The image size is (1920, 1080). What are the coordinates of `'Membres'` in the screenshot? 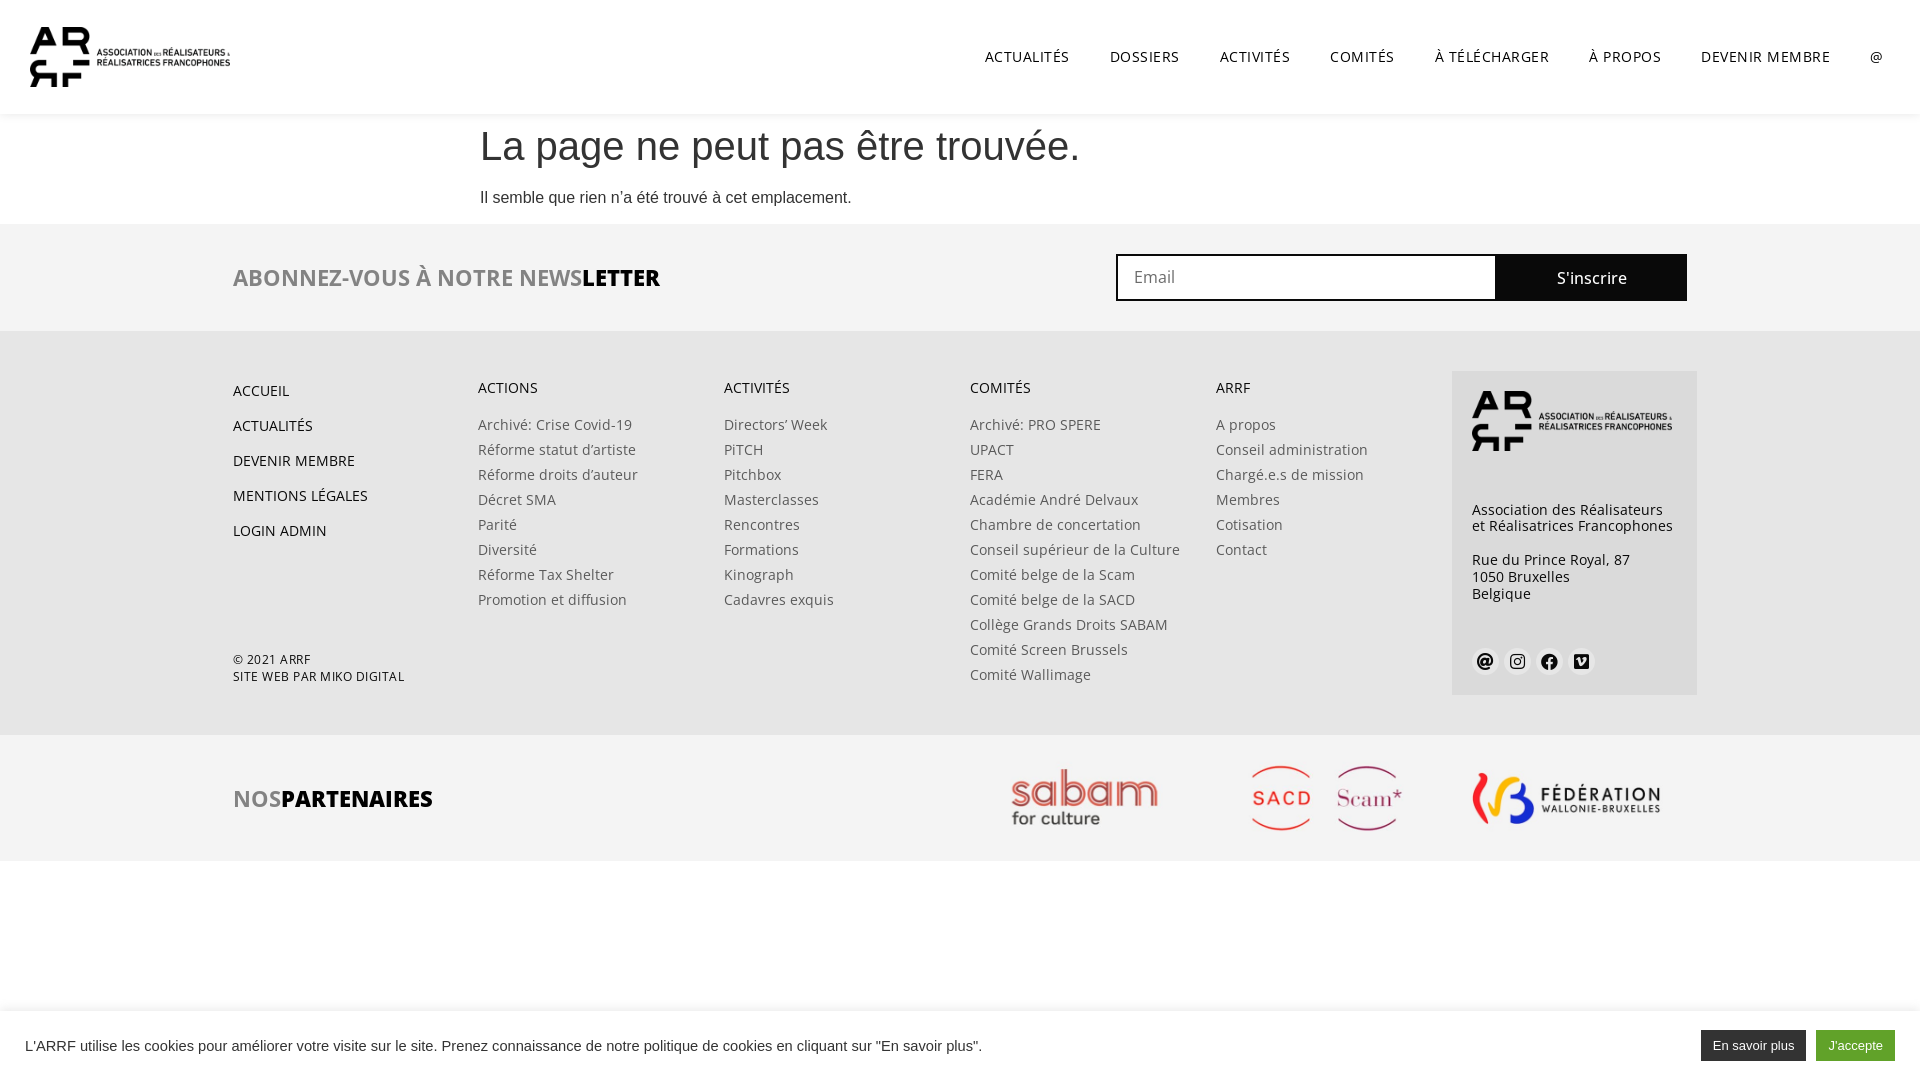 It's located at (1329, 499).